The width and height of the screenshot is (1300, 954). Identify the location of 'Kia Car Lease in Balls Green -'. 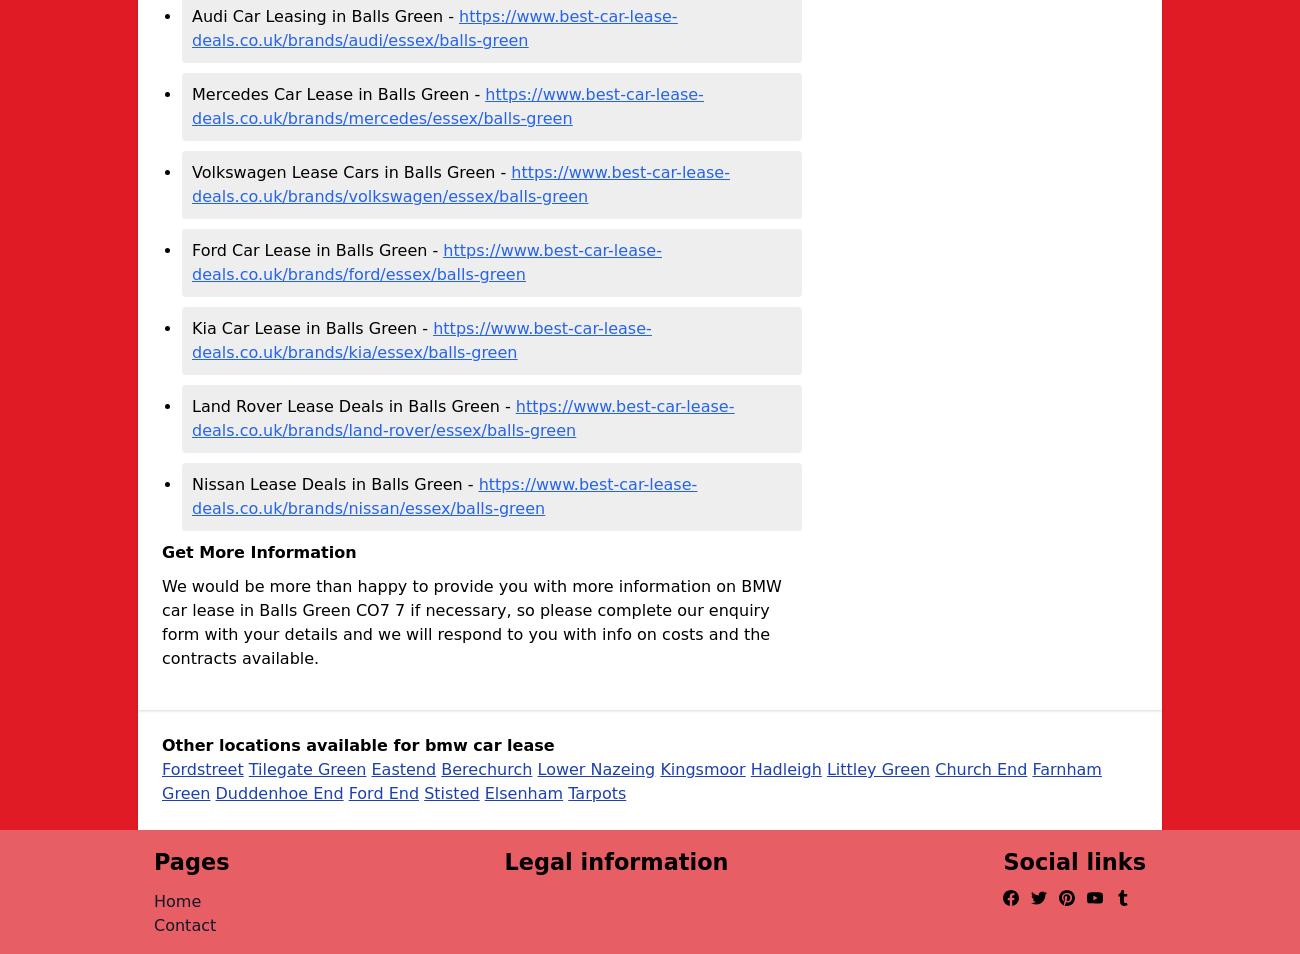
(312, 328).